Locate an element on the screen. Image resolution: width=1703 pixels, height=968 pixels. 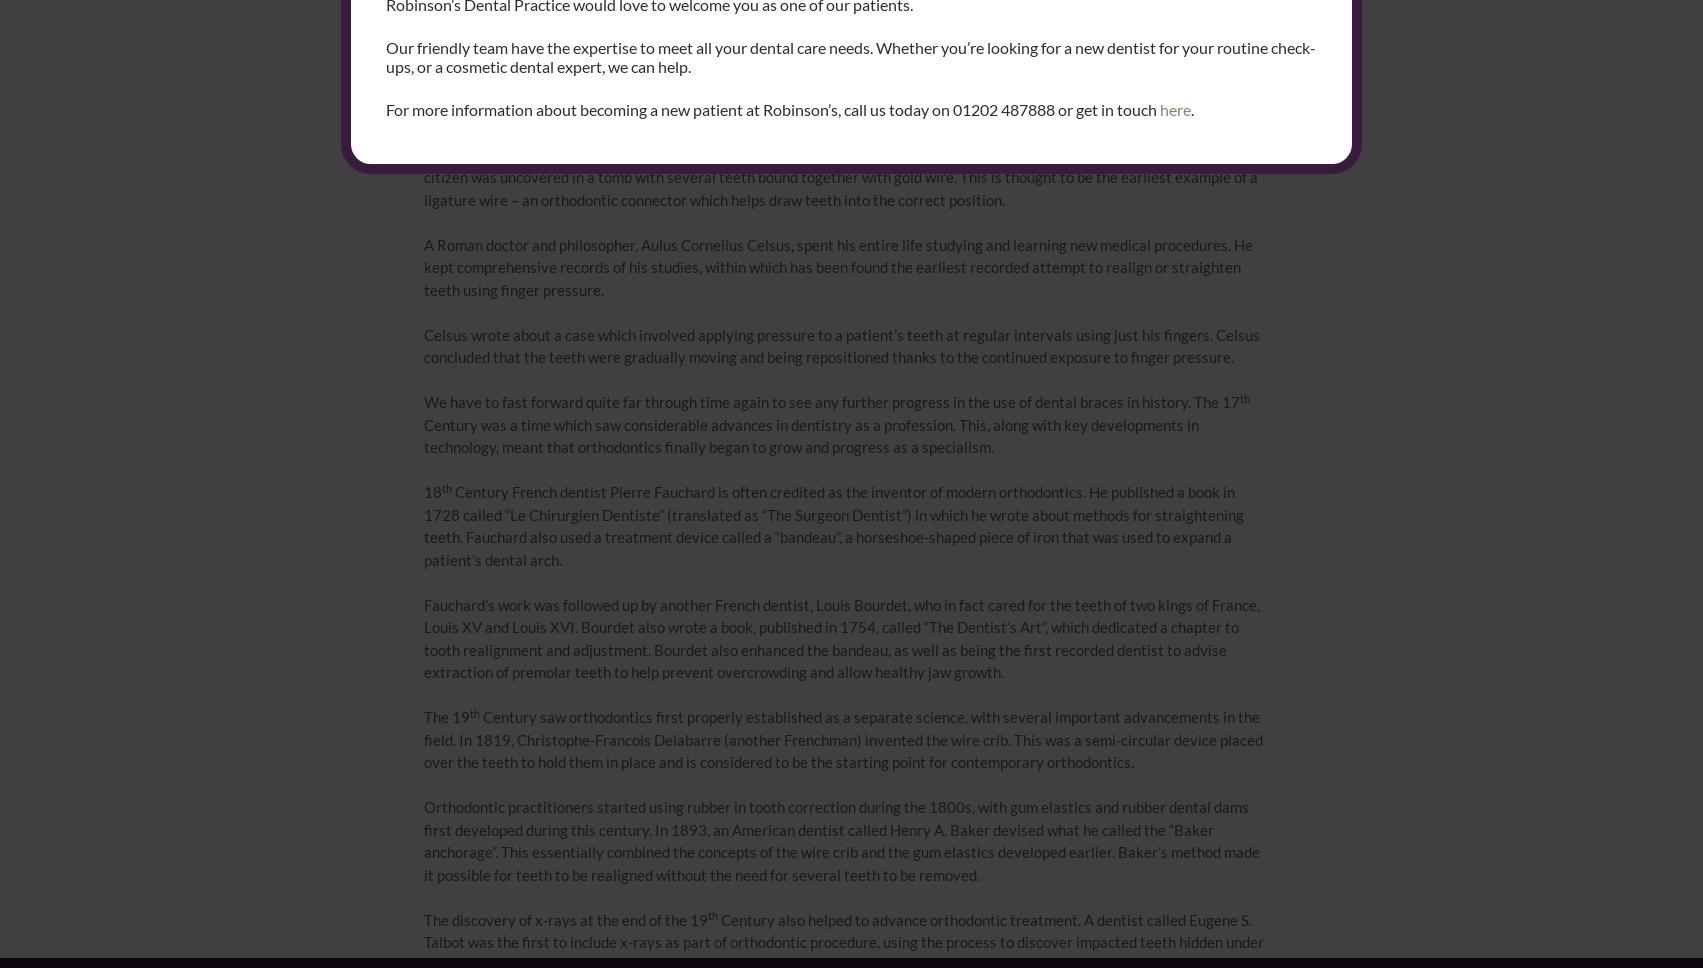
'.' is located at coordinates (1191, 109).